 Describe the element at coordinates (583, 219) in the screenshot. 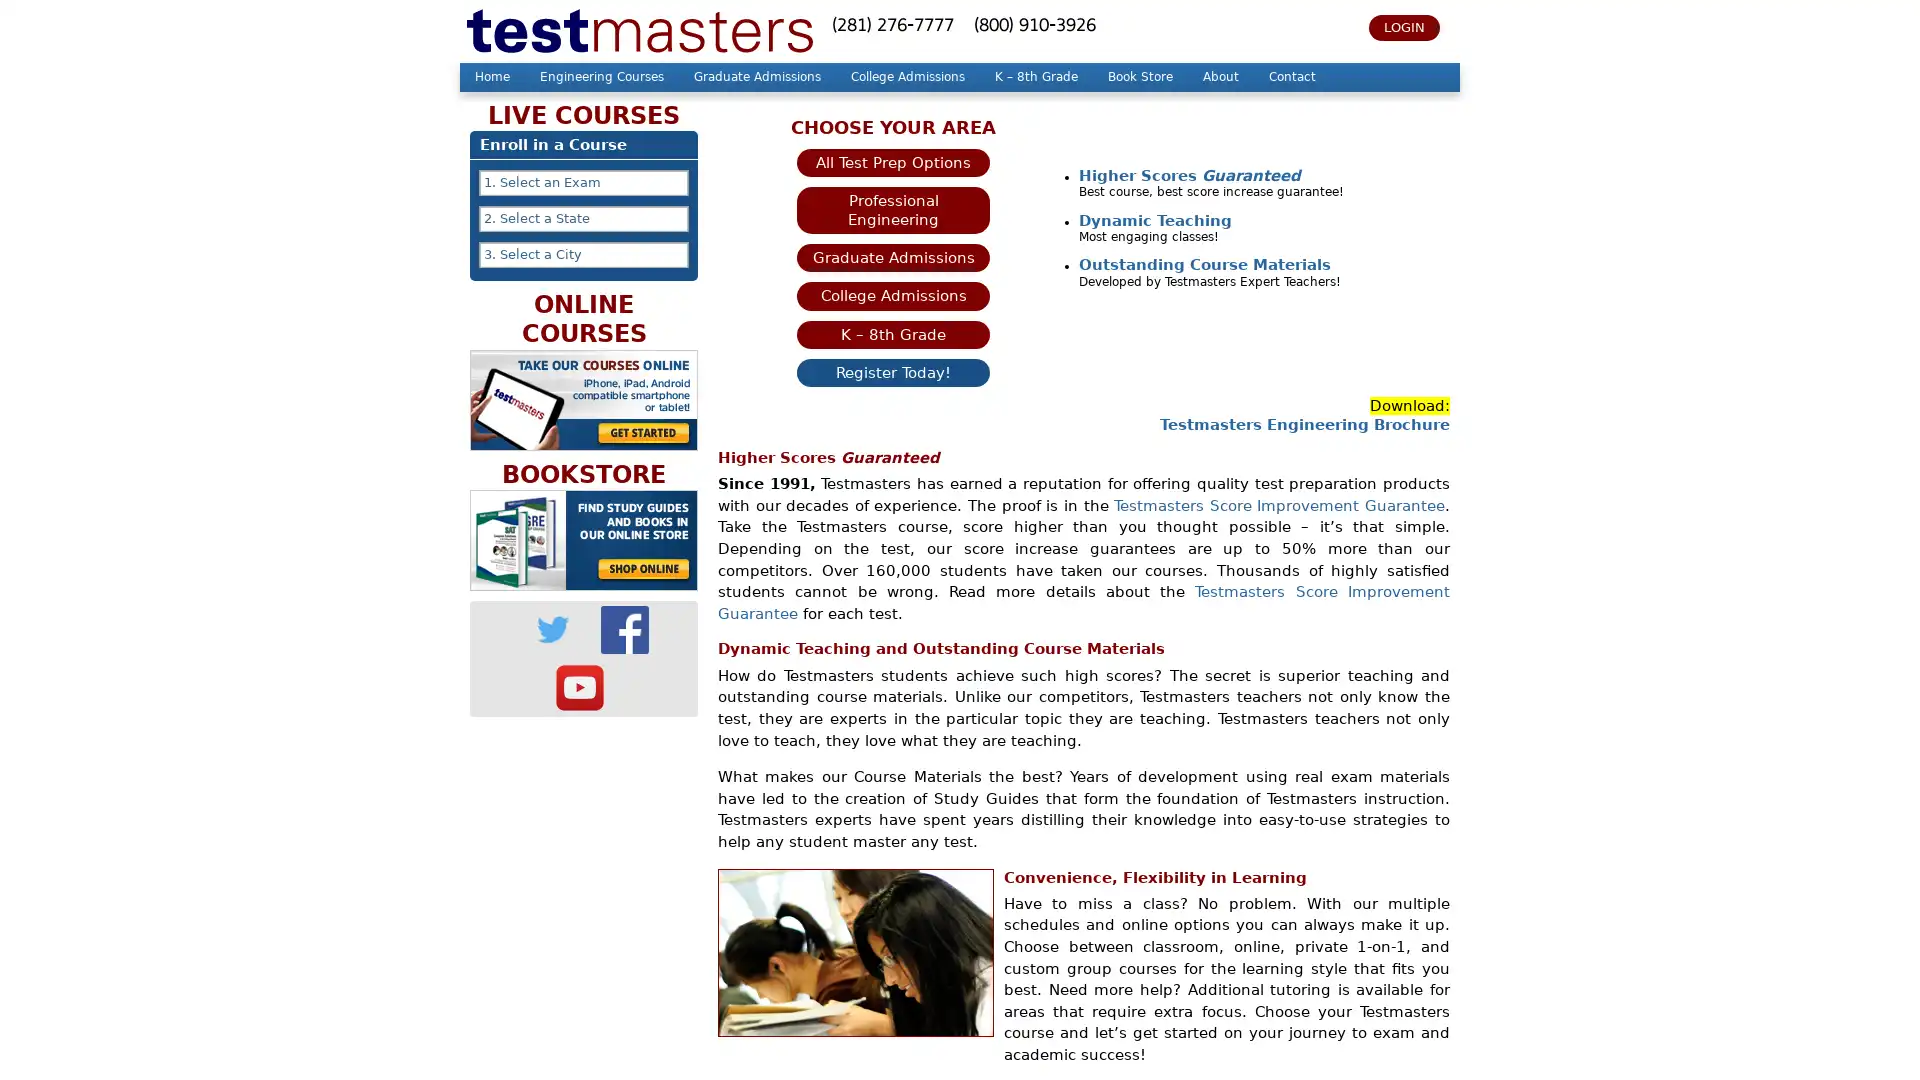

I see `2. Select a State` at that location.